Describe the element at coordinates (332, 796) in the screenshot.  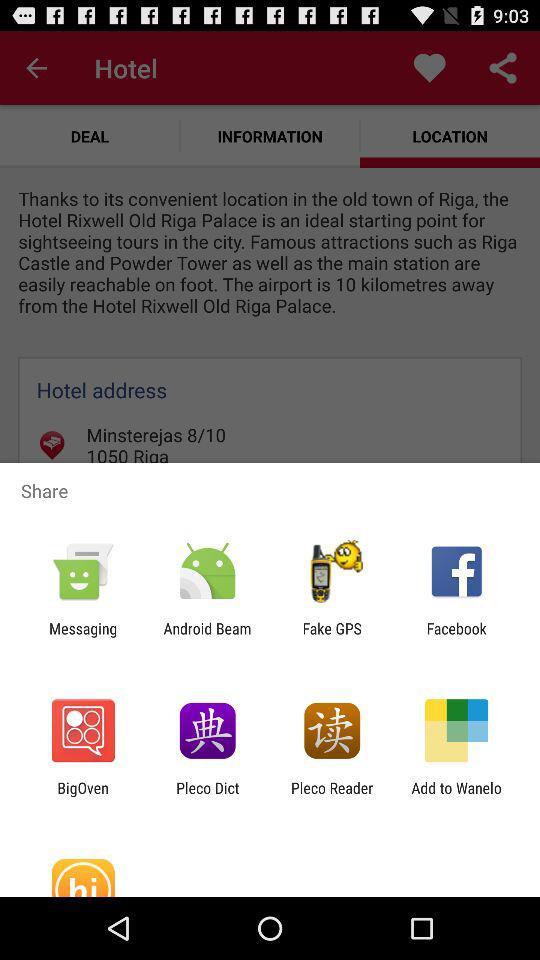
I see `app to the left of add to wanelo app` at that location.